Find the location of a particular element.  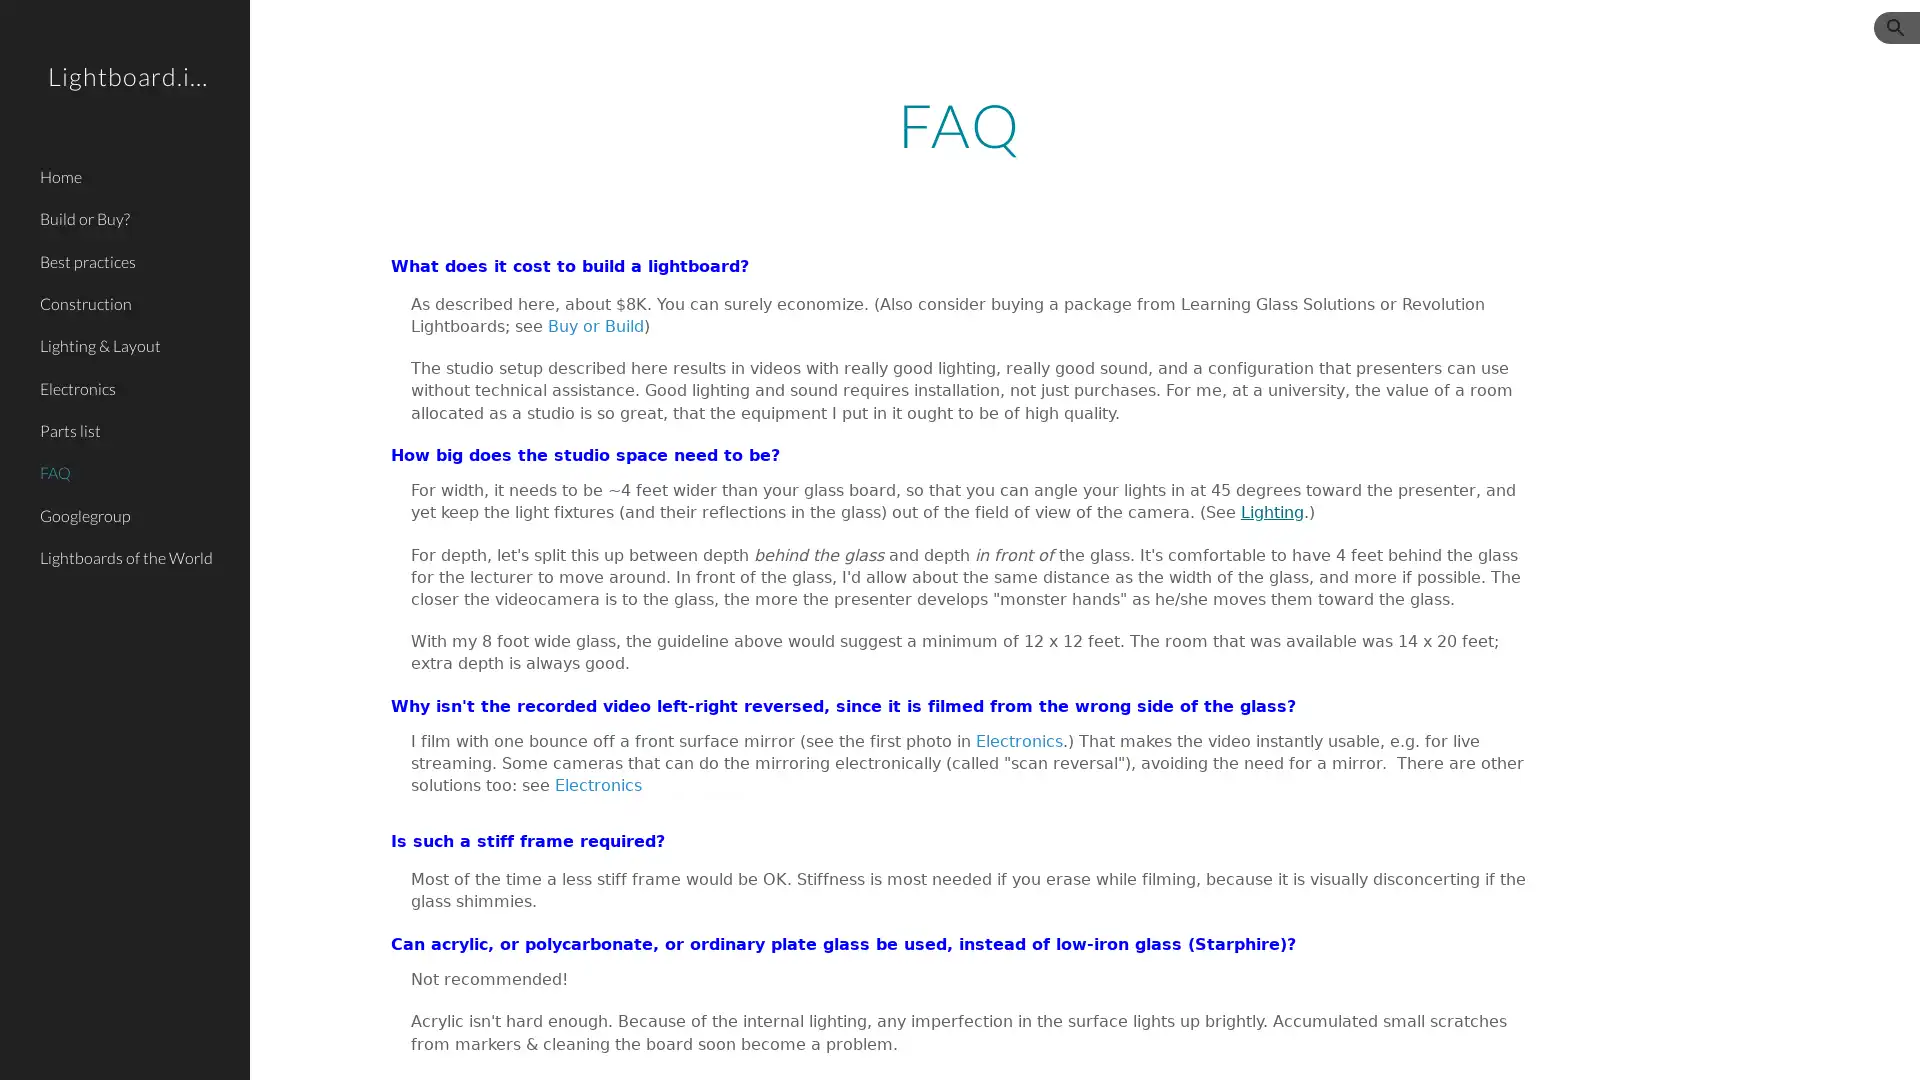

Skip to navigation is located at coordinates (1139, 37).